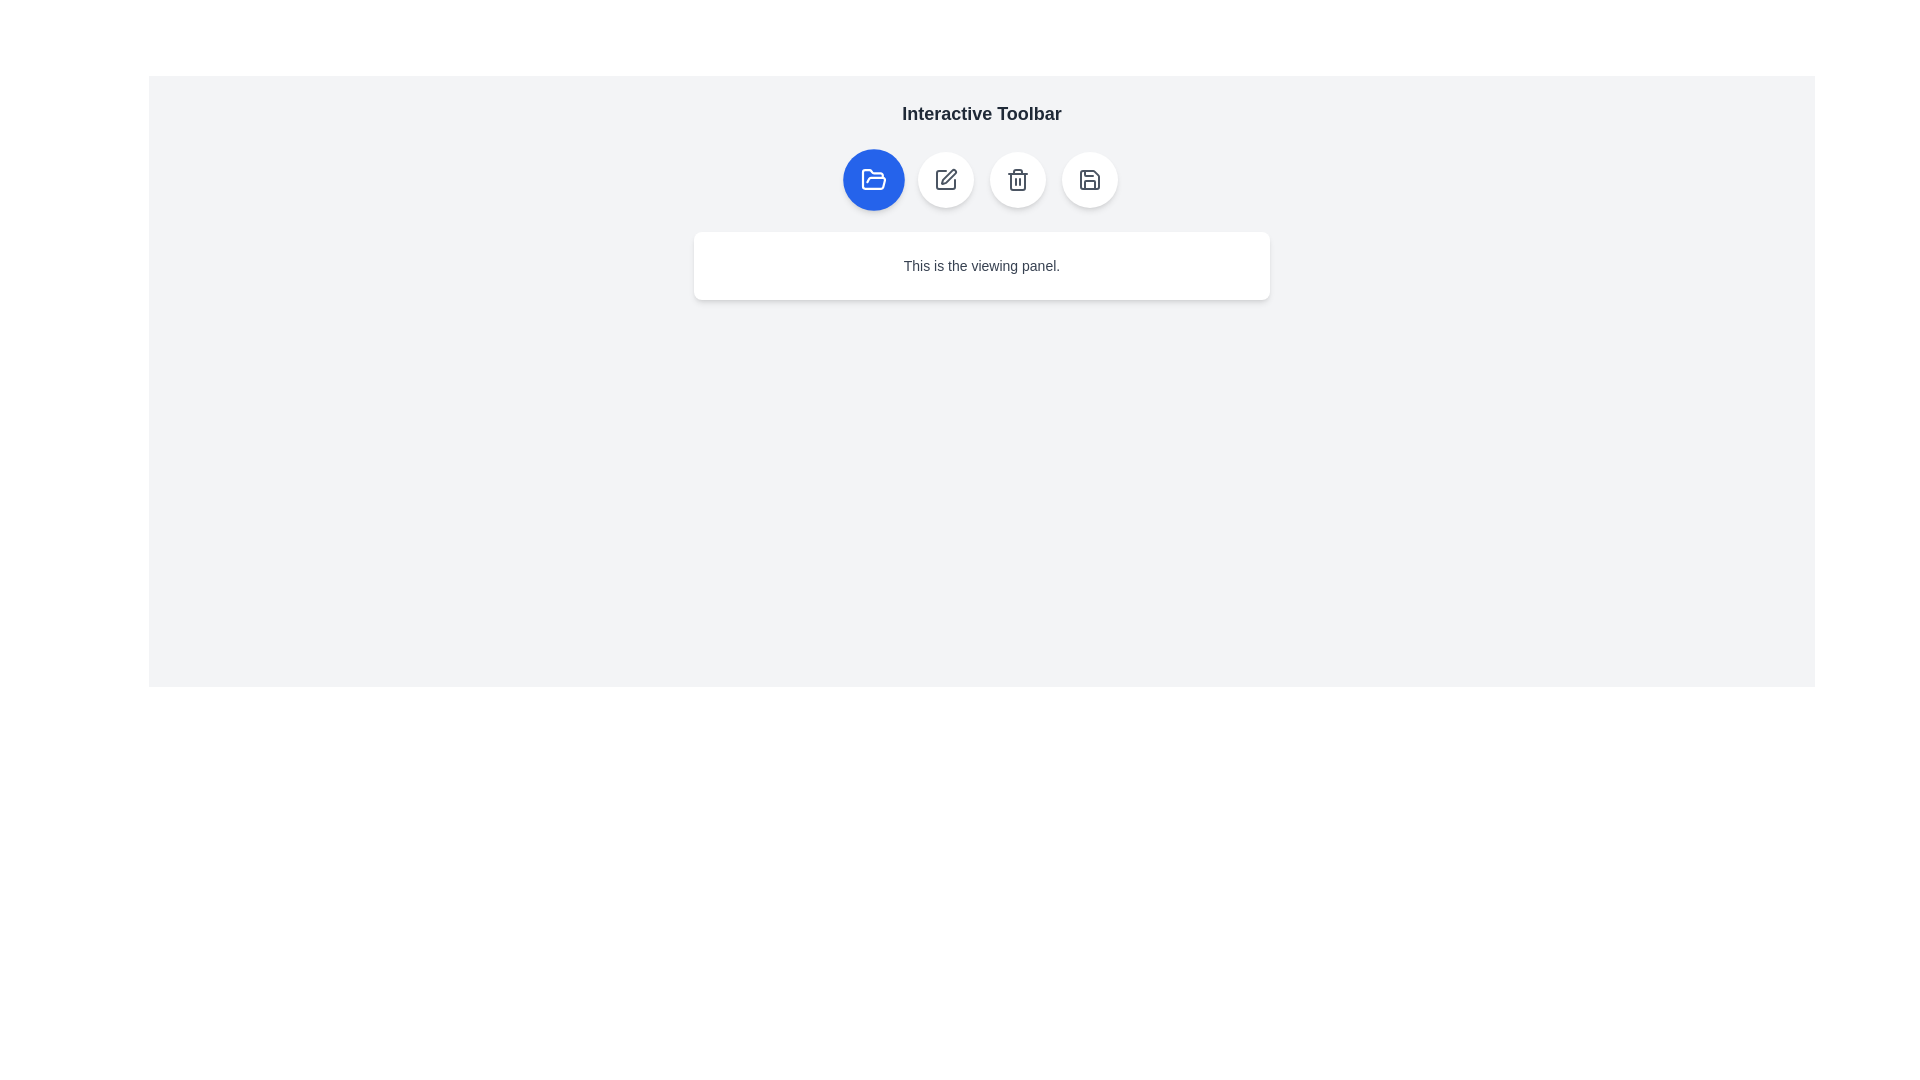  I want to click on the save icon button, which is represented as a floppy disk and is located in the fourth slot of the toolbar, so click(1088, 180).